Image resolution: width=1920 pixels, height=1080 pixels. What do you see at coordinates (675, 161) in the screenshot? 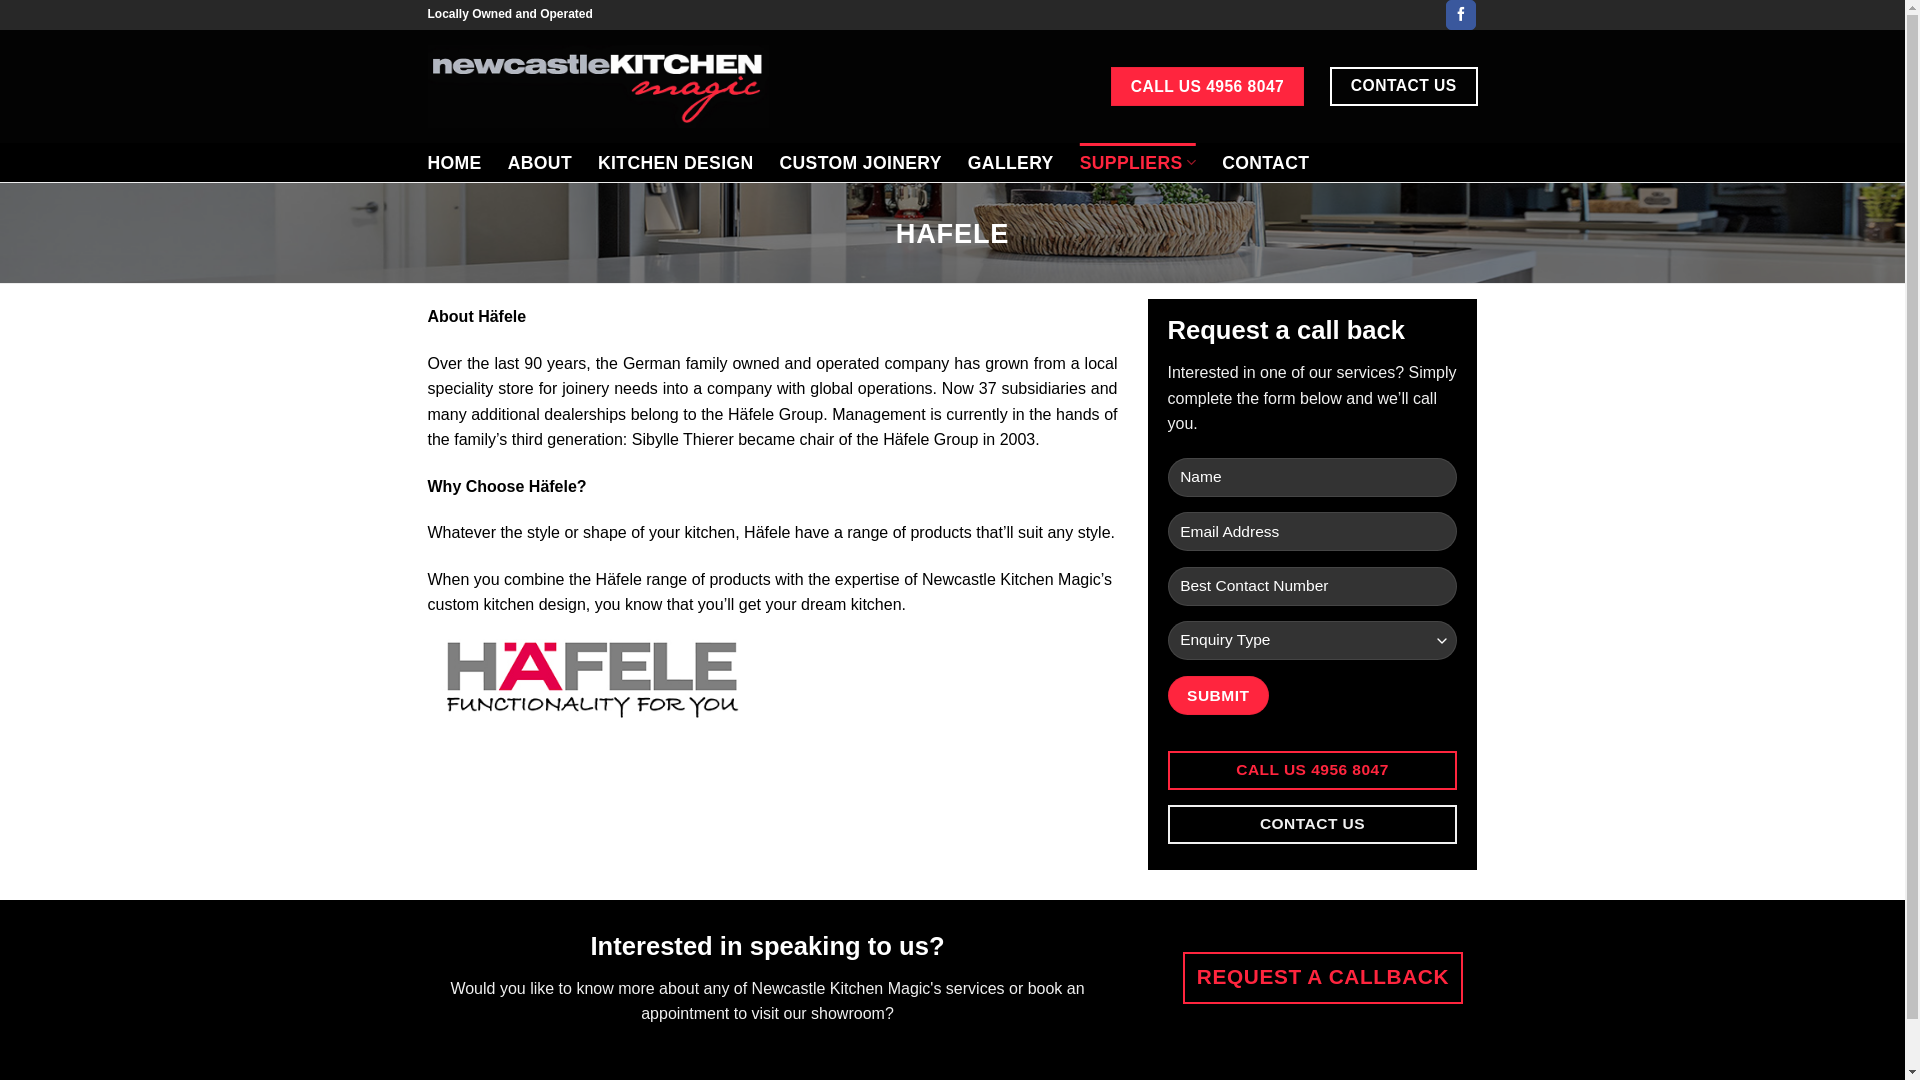
I see `'KITCHEN DESIGN'` at bounding box center [675, 161].